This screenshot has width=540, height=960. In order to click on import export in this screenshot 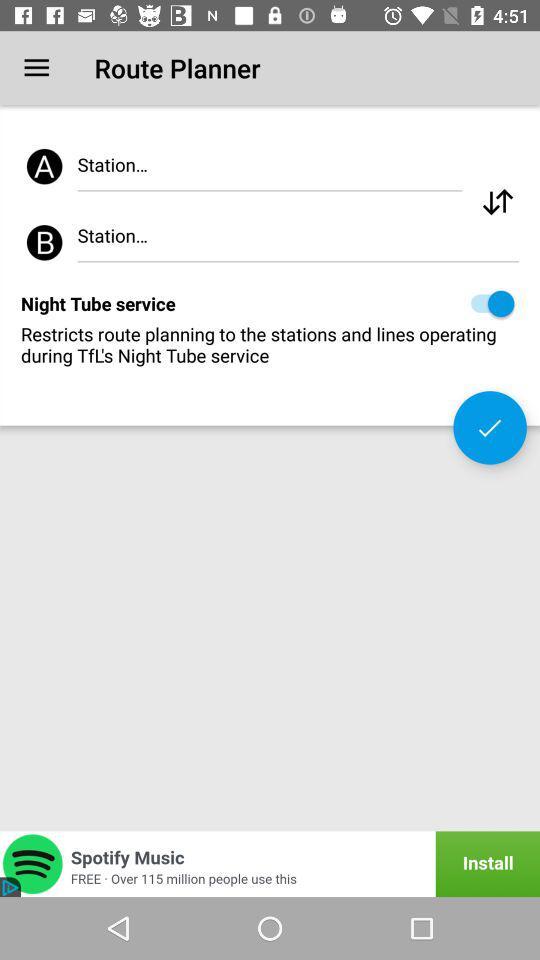, I will do `click(496, 202)`.